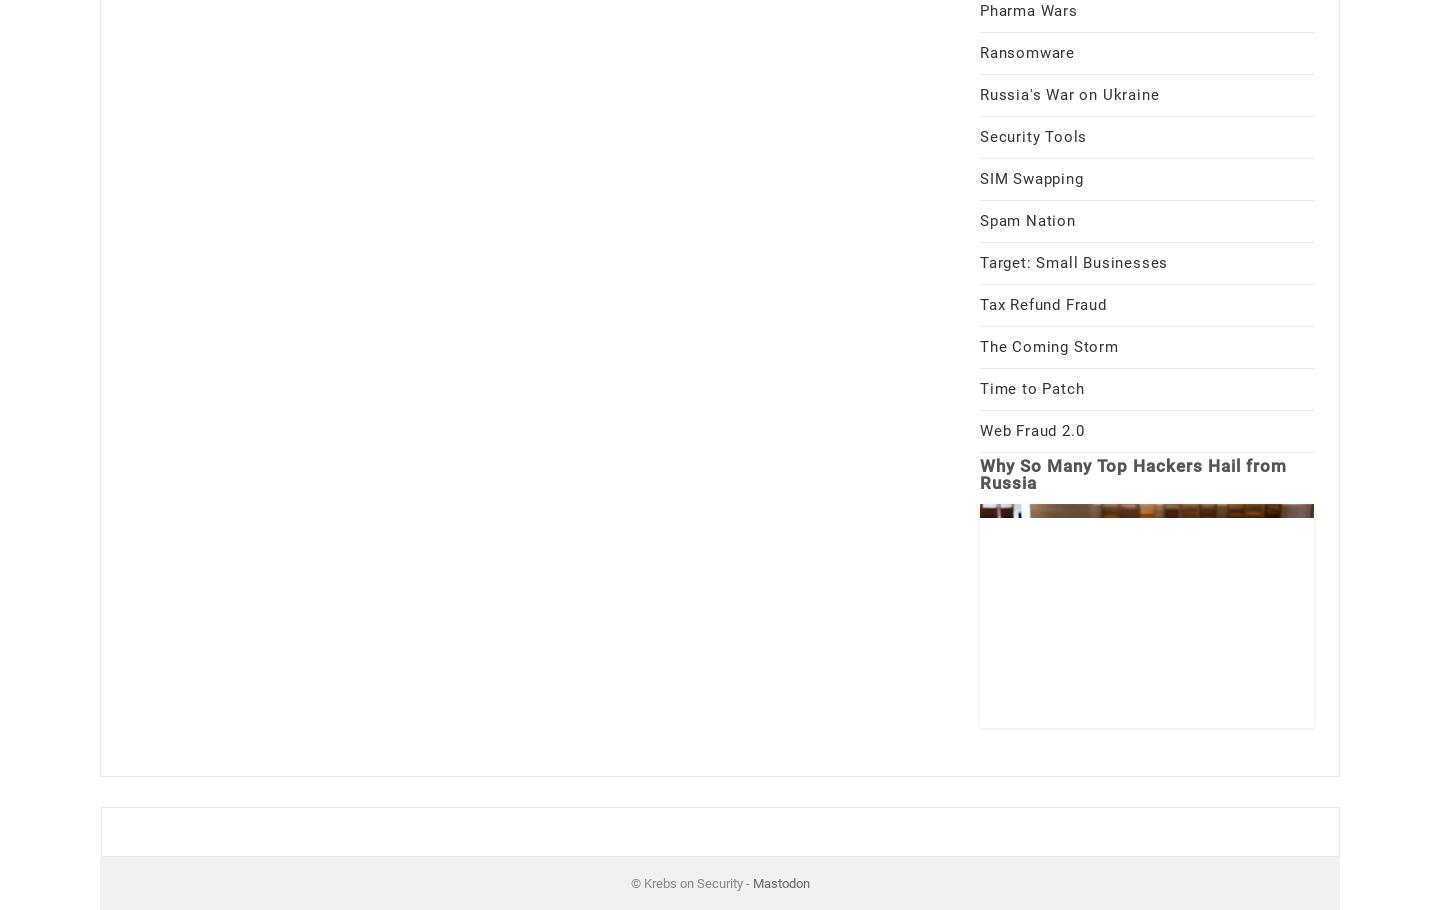  Describe the element at coordinates (979, 304) in the screenshot. I see `'Tax Refund Fraud'` at that location.